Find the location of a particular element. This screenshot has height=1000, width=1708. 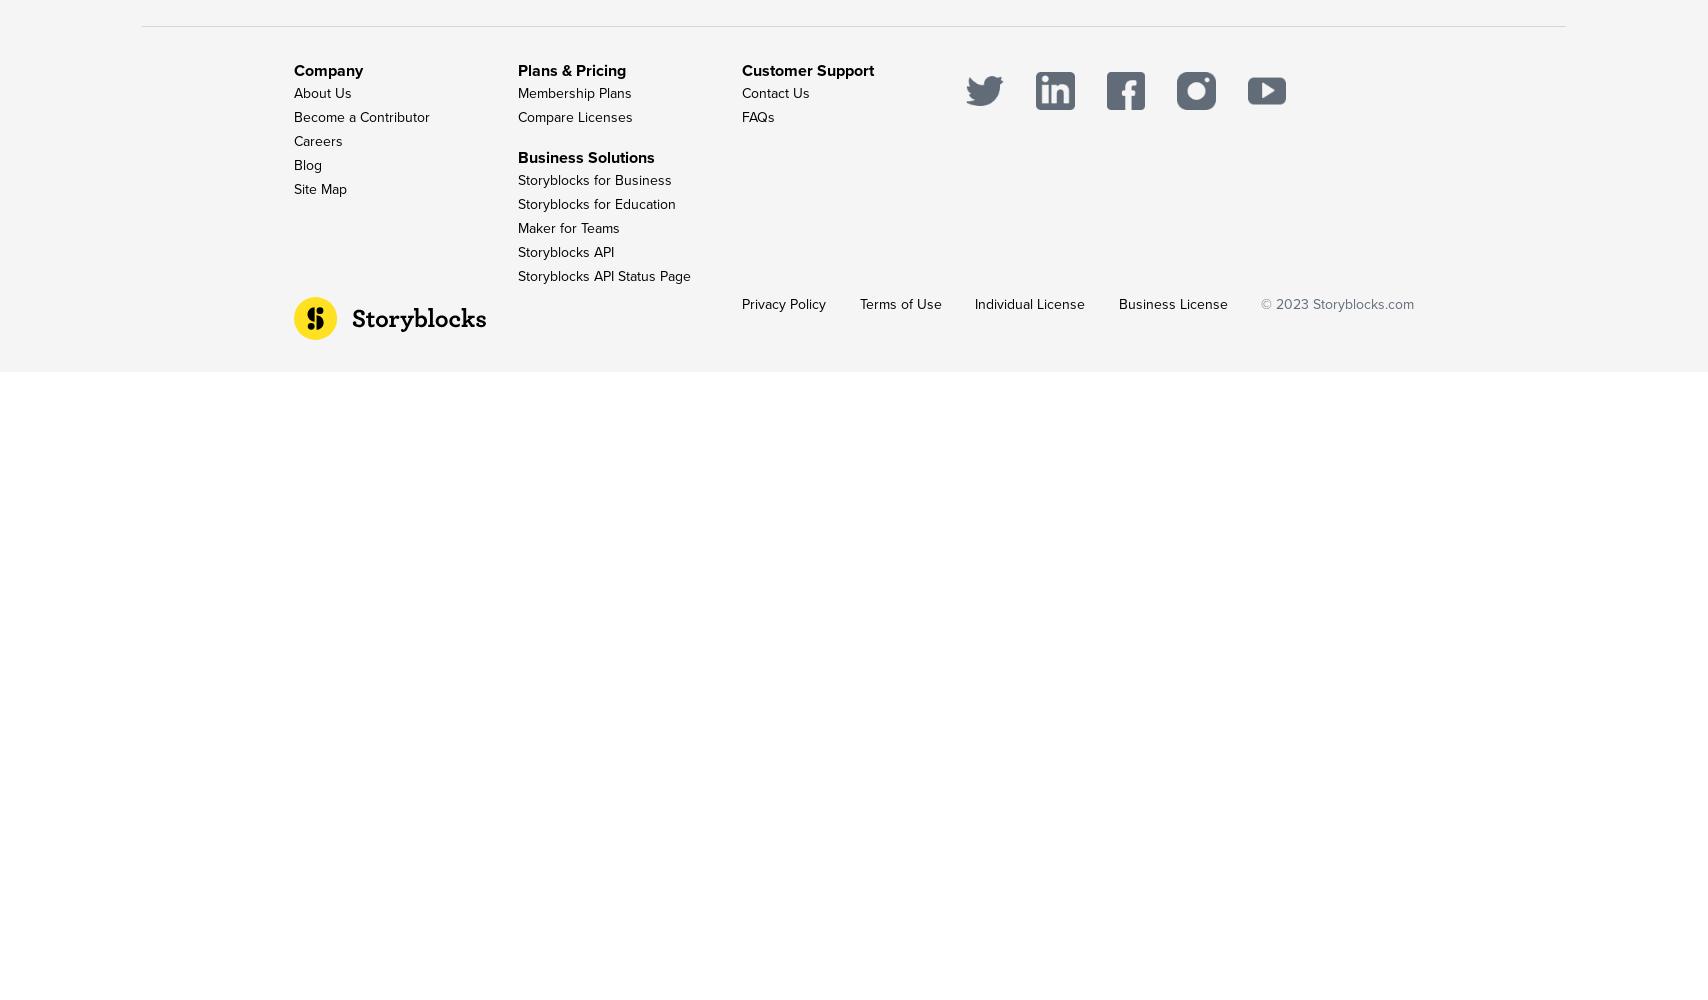

'© 2023' is located at coordinates (1261, 304).